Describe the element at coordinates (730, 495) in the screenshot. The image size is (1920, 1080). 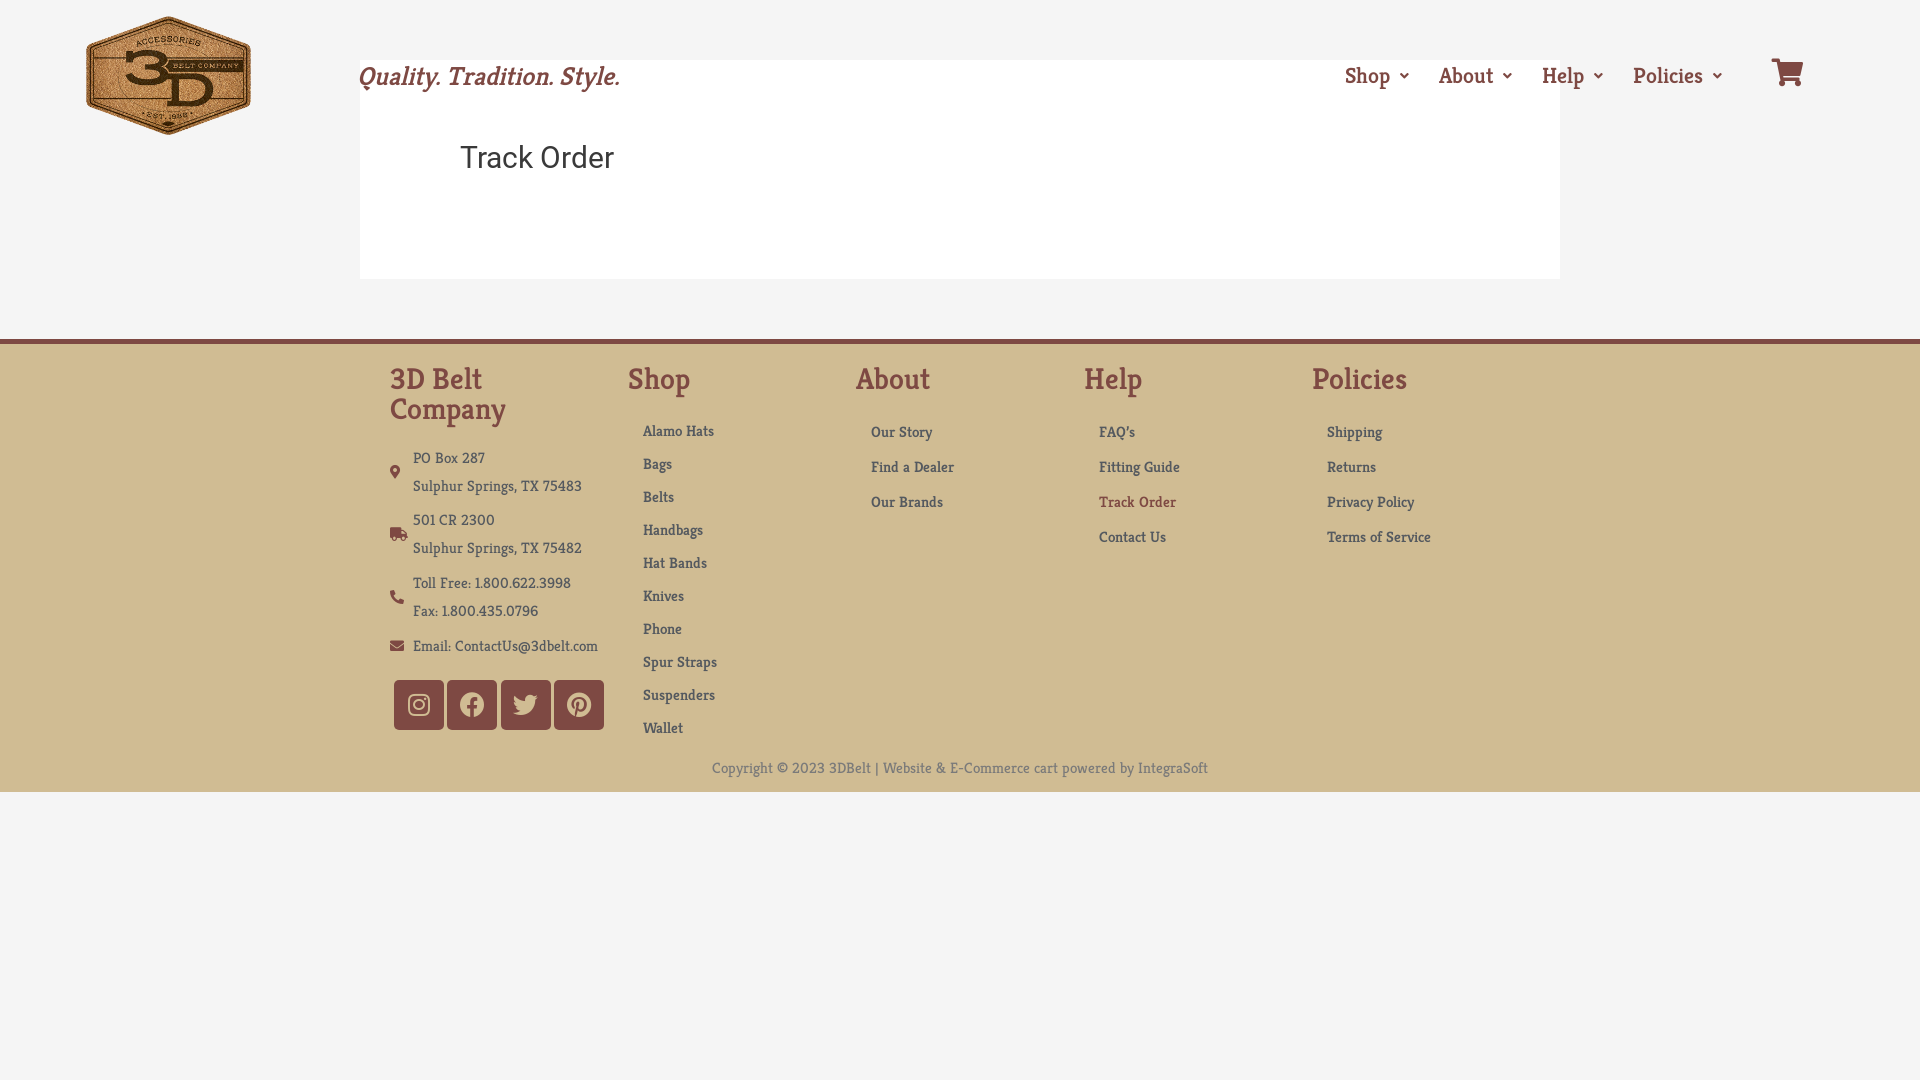
I see `'Belts'` at that location.